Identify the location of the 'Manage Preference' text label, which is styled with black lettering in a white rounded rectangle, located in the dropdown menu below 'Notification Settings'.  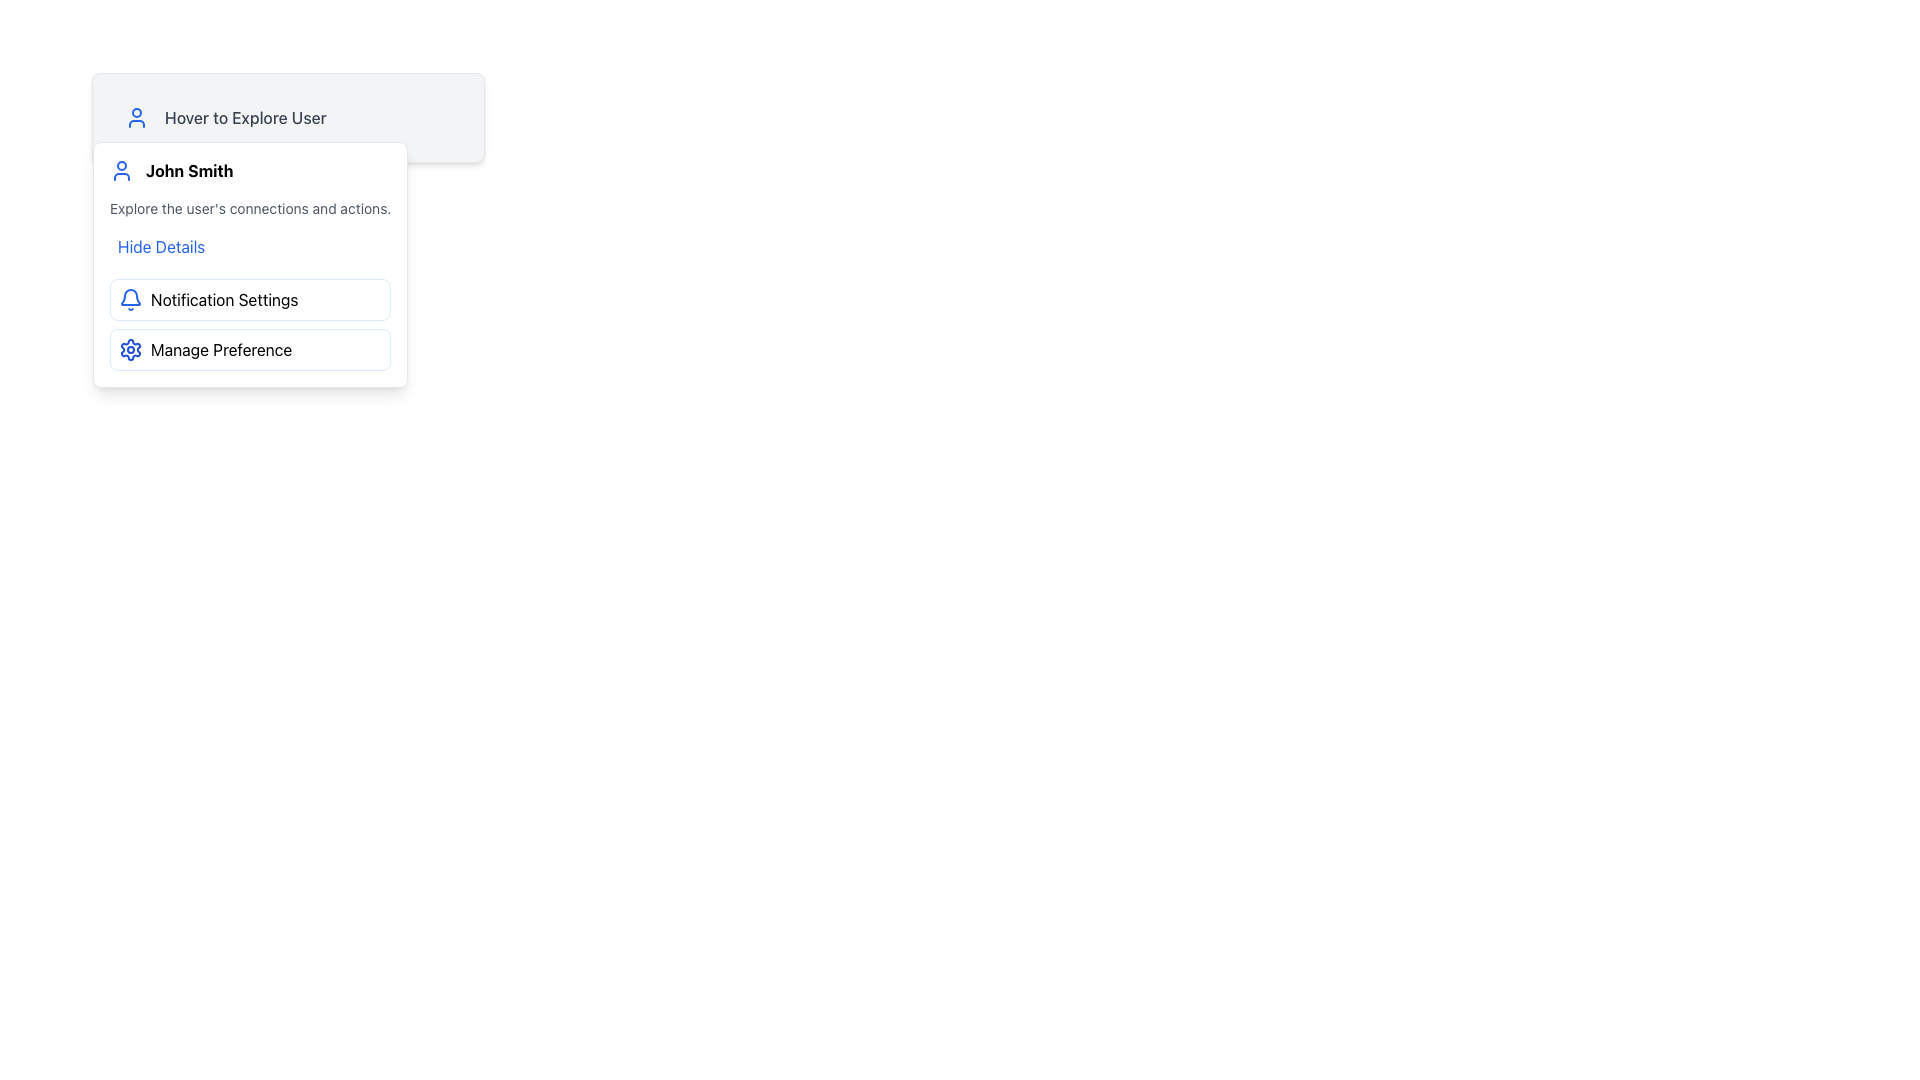
(221, 349).